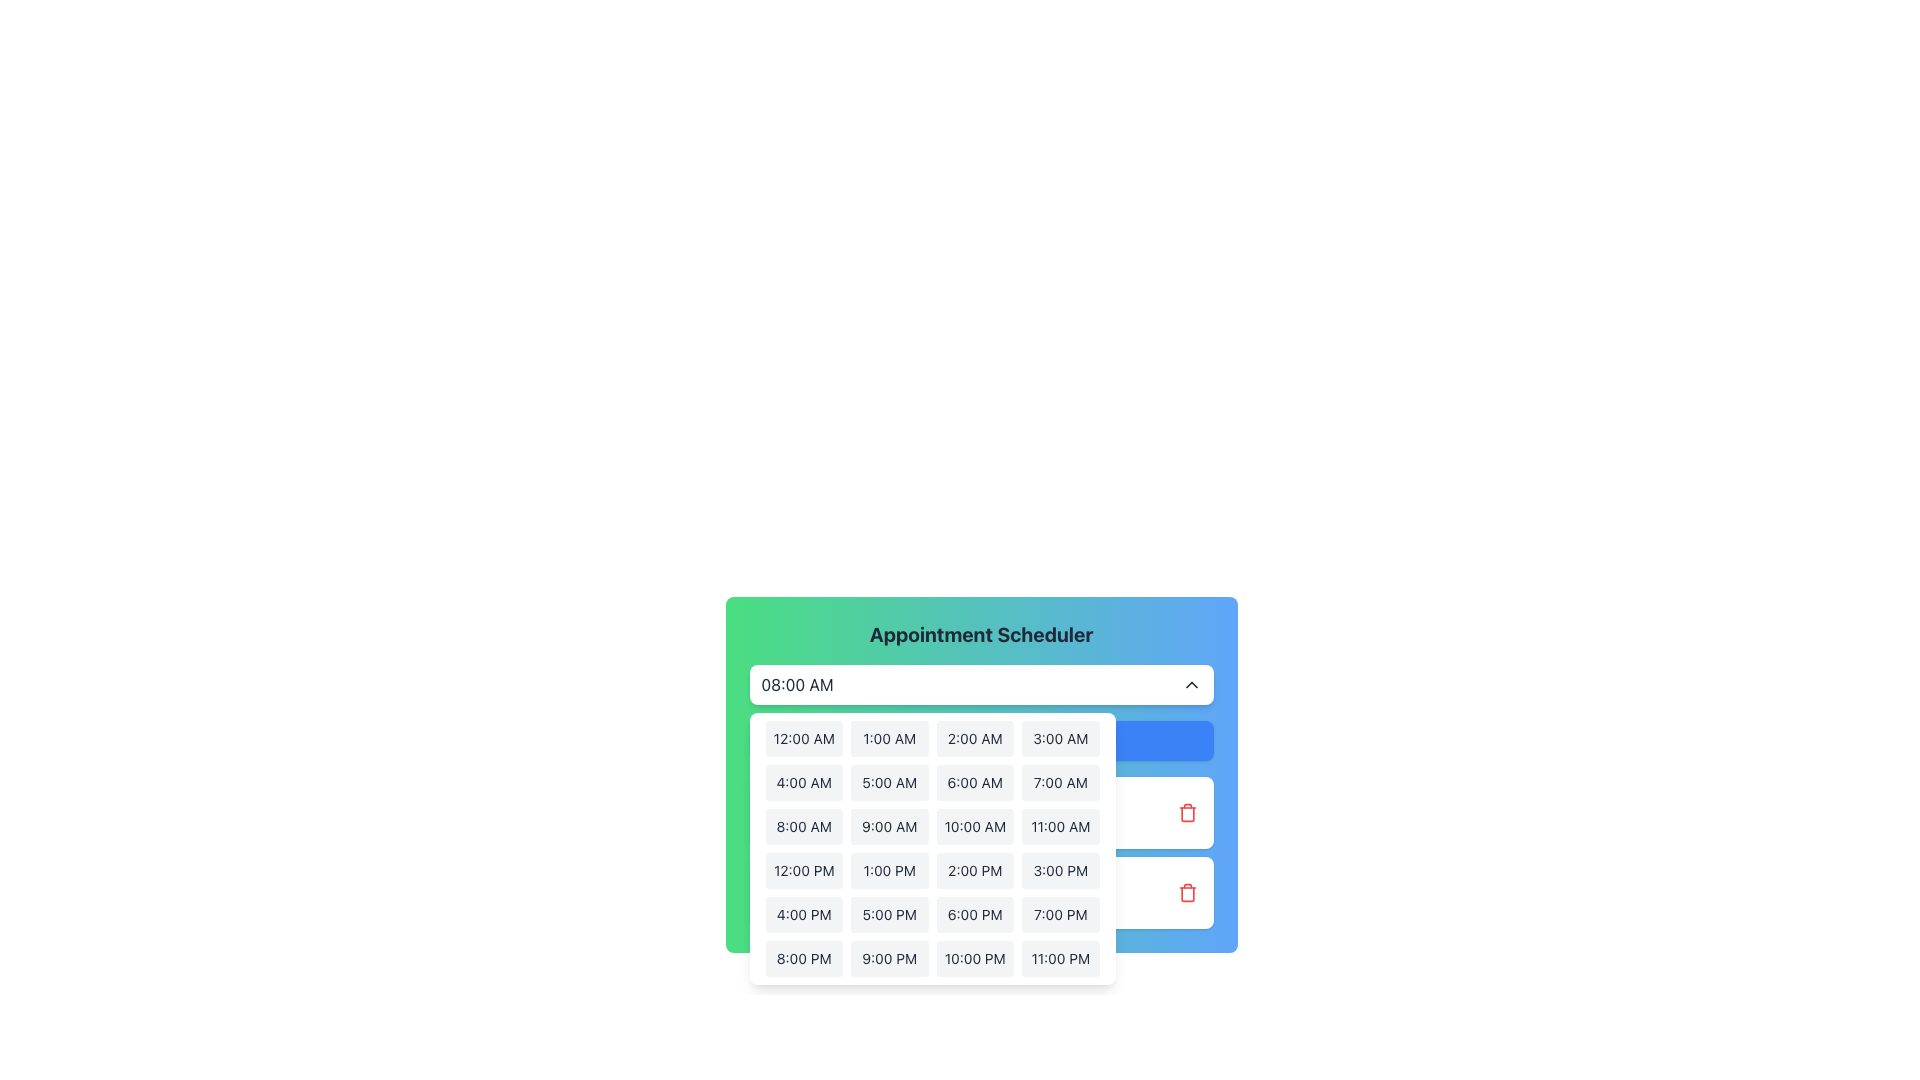 The height and width of the screenshot is (1080, 1920). What do you see at coordinates (804, 958) in the screenshot?
I see `the interactive button displaying '8:00 PM' in the first column of the last row of the dropdown time selector` at bounding box center [804, 958].